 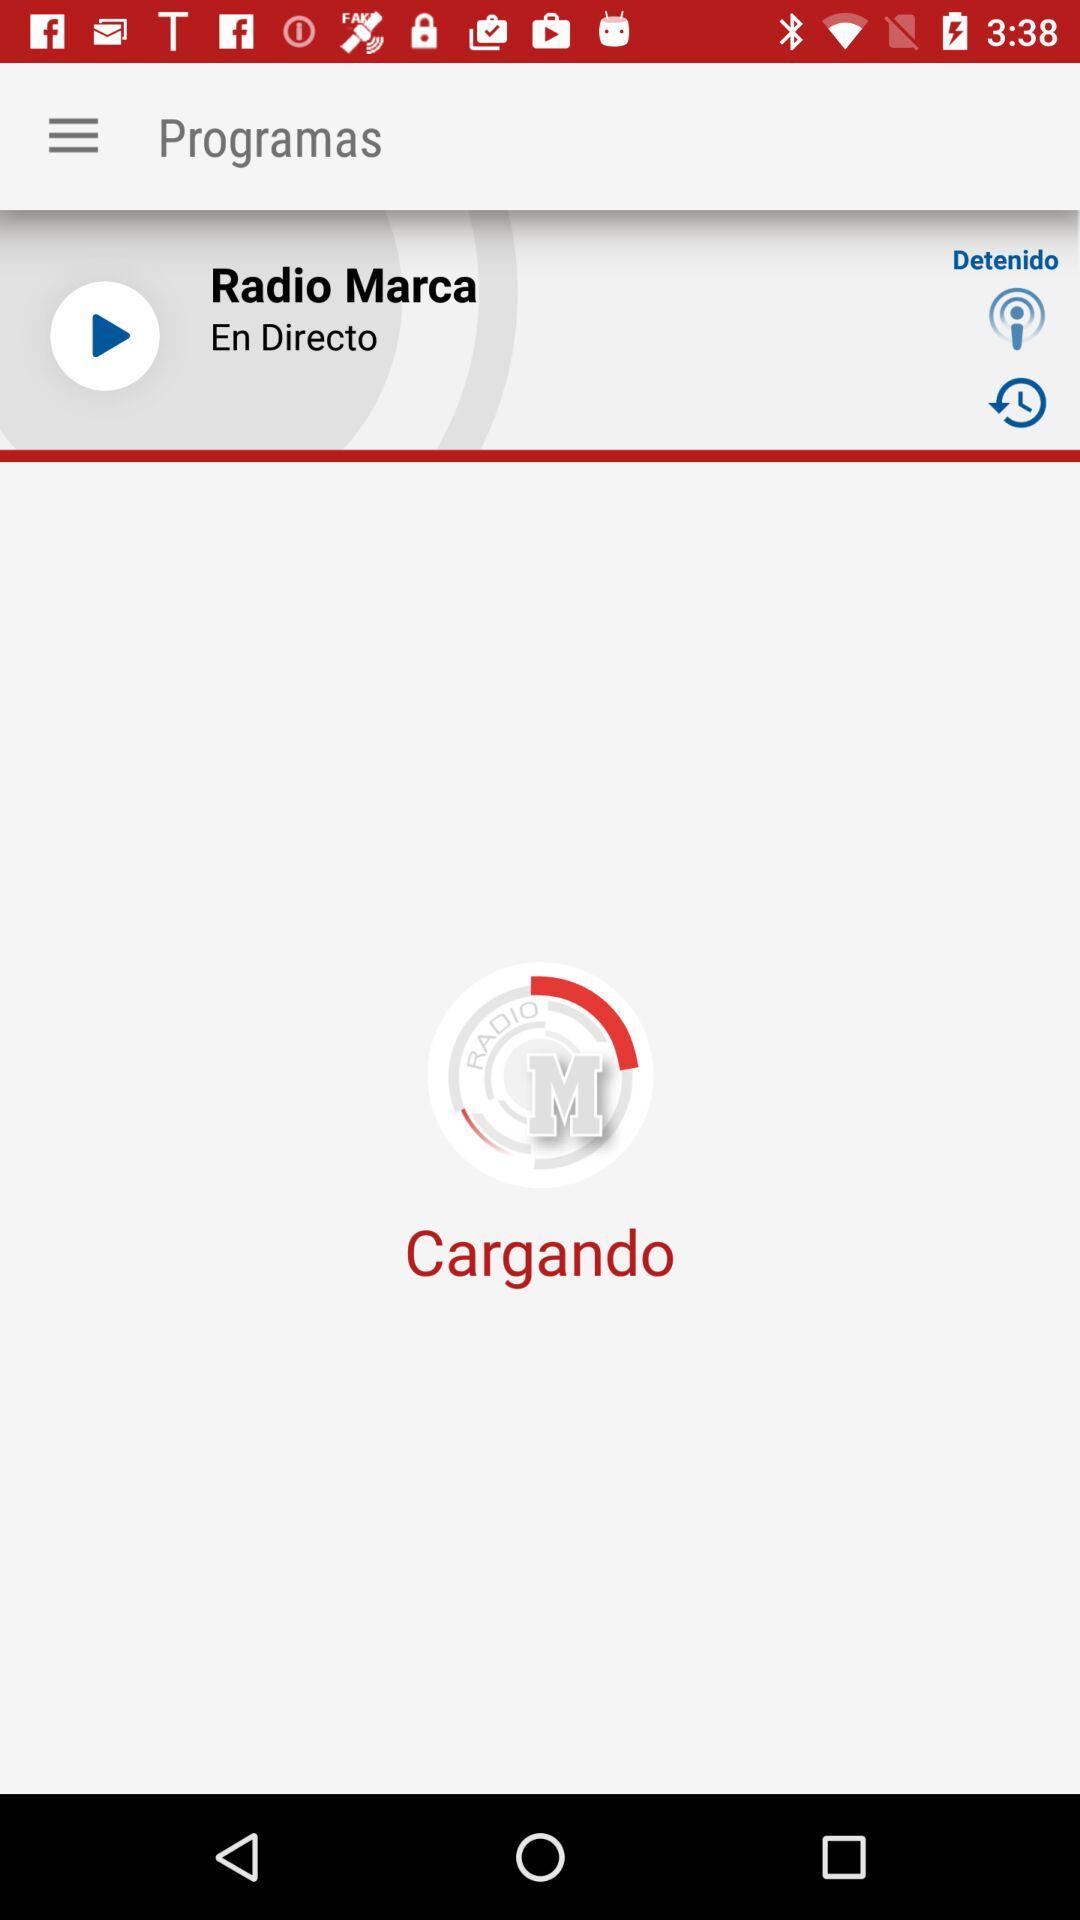 I want to click on icon next to the programas, so click(x=72, y=135).